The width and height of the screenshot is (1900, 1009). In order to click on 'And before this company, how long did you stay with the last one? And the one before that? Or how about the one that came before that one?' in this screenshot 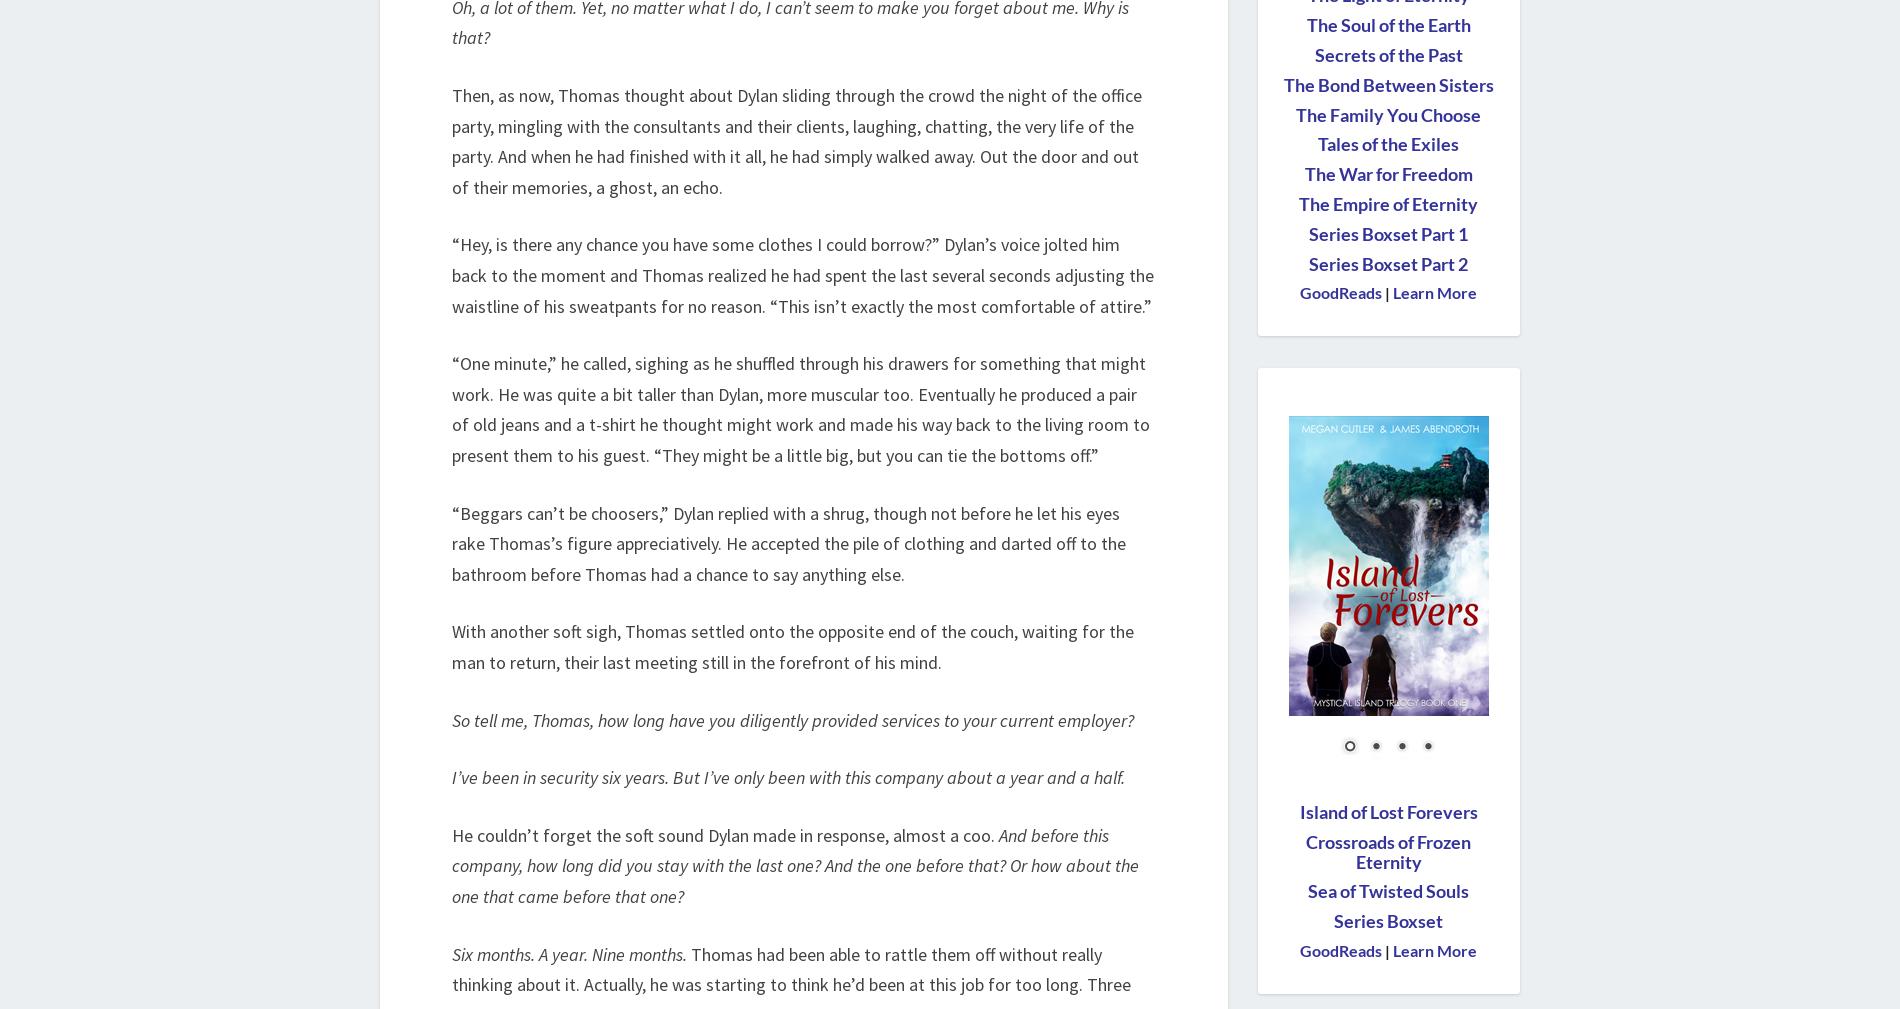, I will do `click(794, 865)`.